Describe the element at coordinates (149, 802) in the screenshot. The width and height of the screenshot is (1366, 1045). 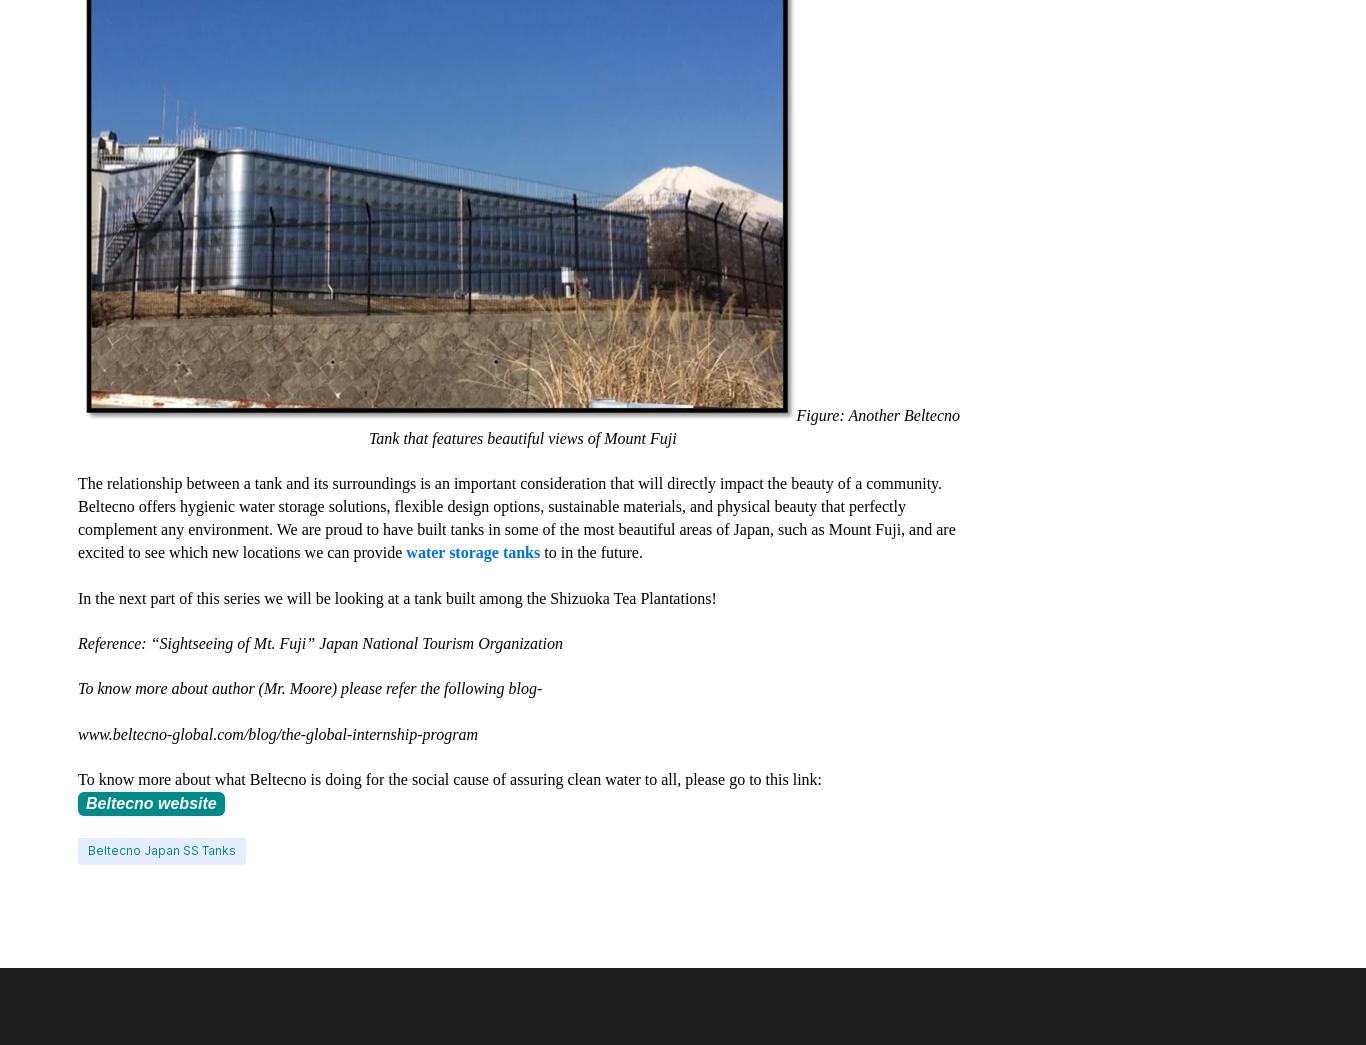
I see `'Beltecno website'` at that location.